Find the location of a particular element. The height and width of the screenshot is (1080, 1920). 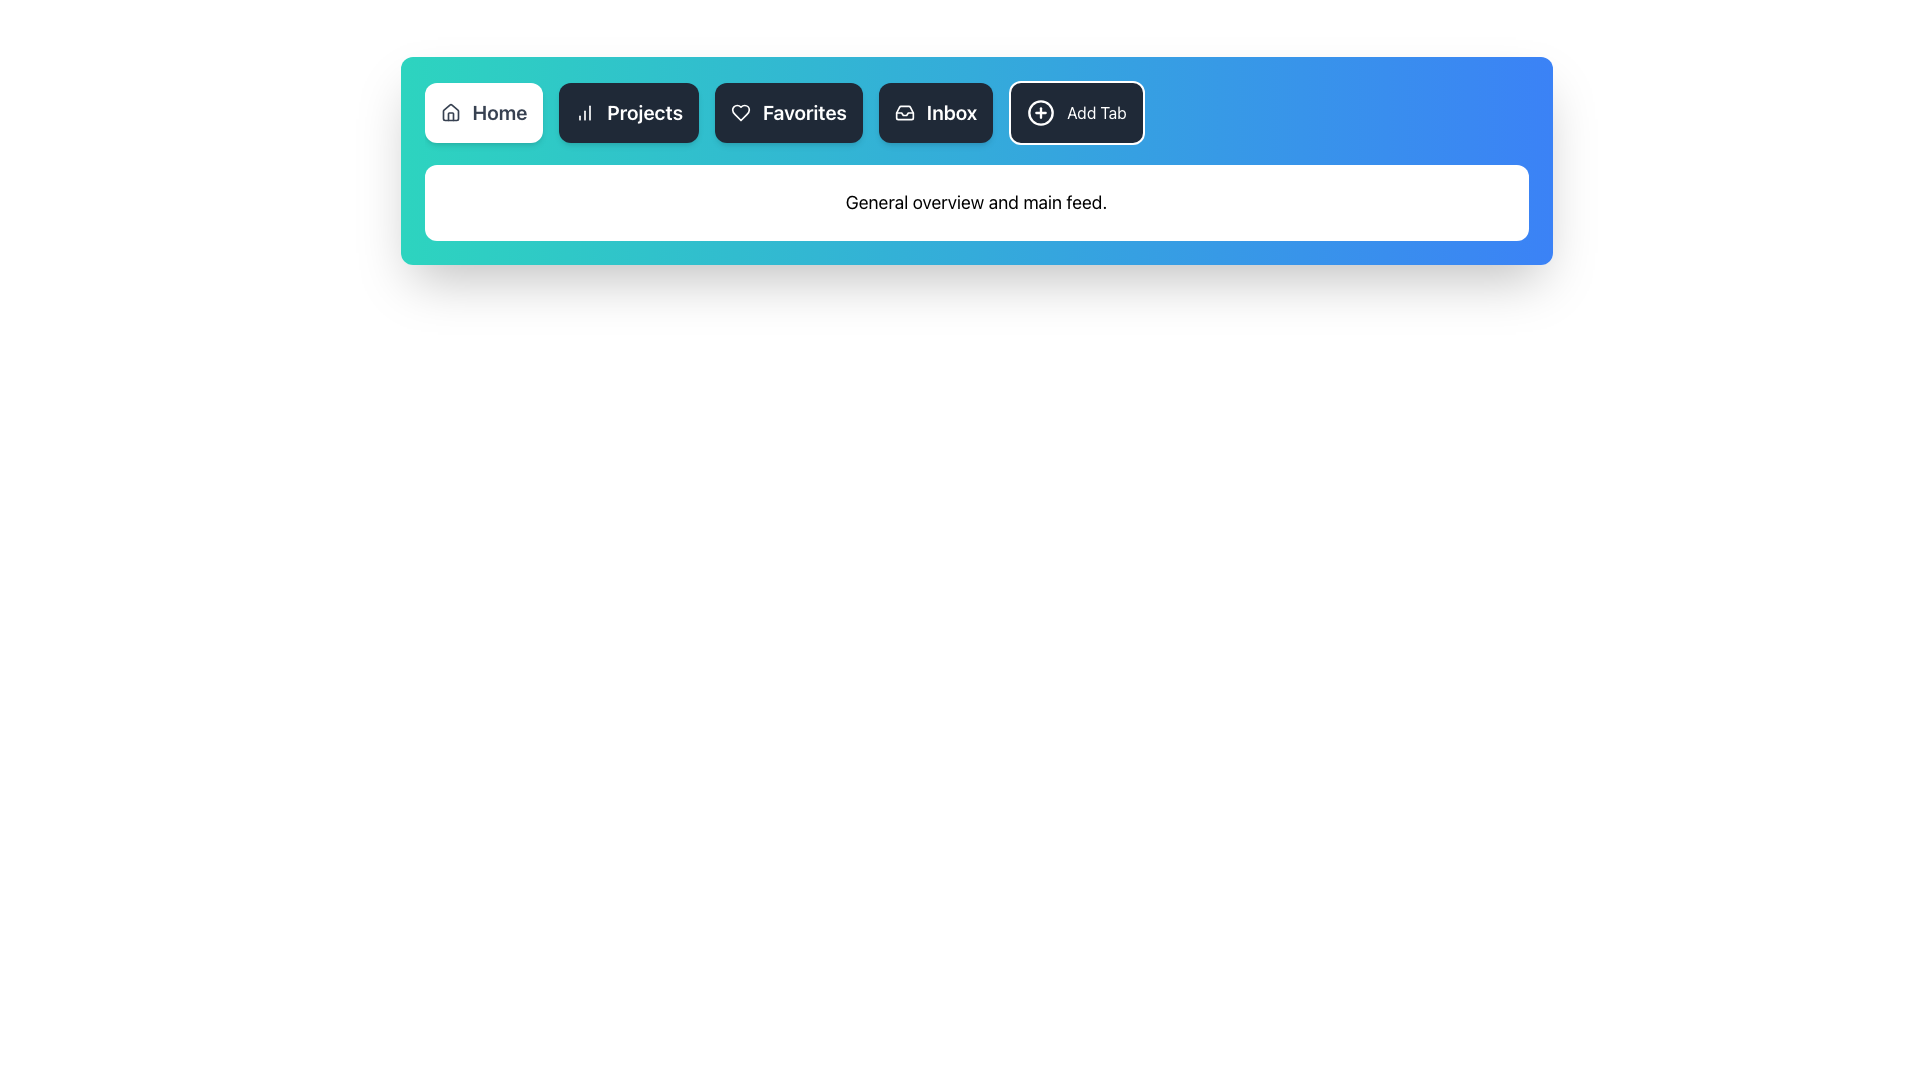

the 'Favorites' button, which is a prominently styled button with a dark gray background and white text is located at coordinates (787, 112).